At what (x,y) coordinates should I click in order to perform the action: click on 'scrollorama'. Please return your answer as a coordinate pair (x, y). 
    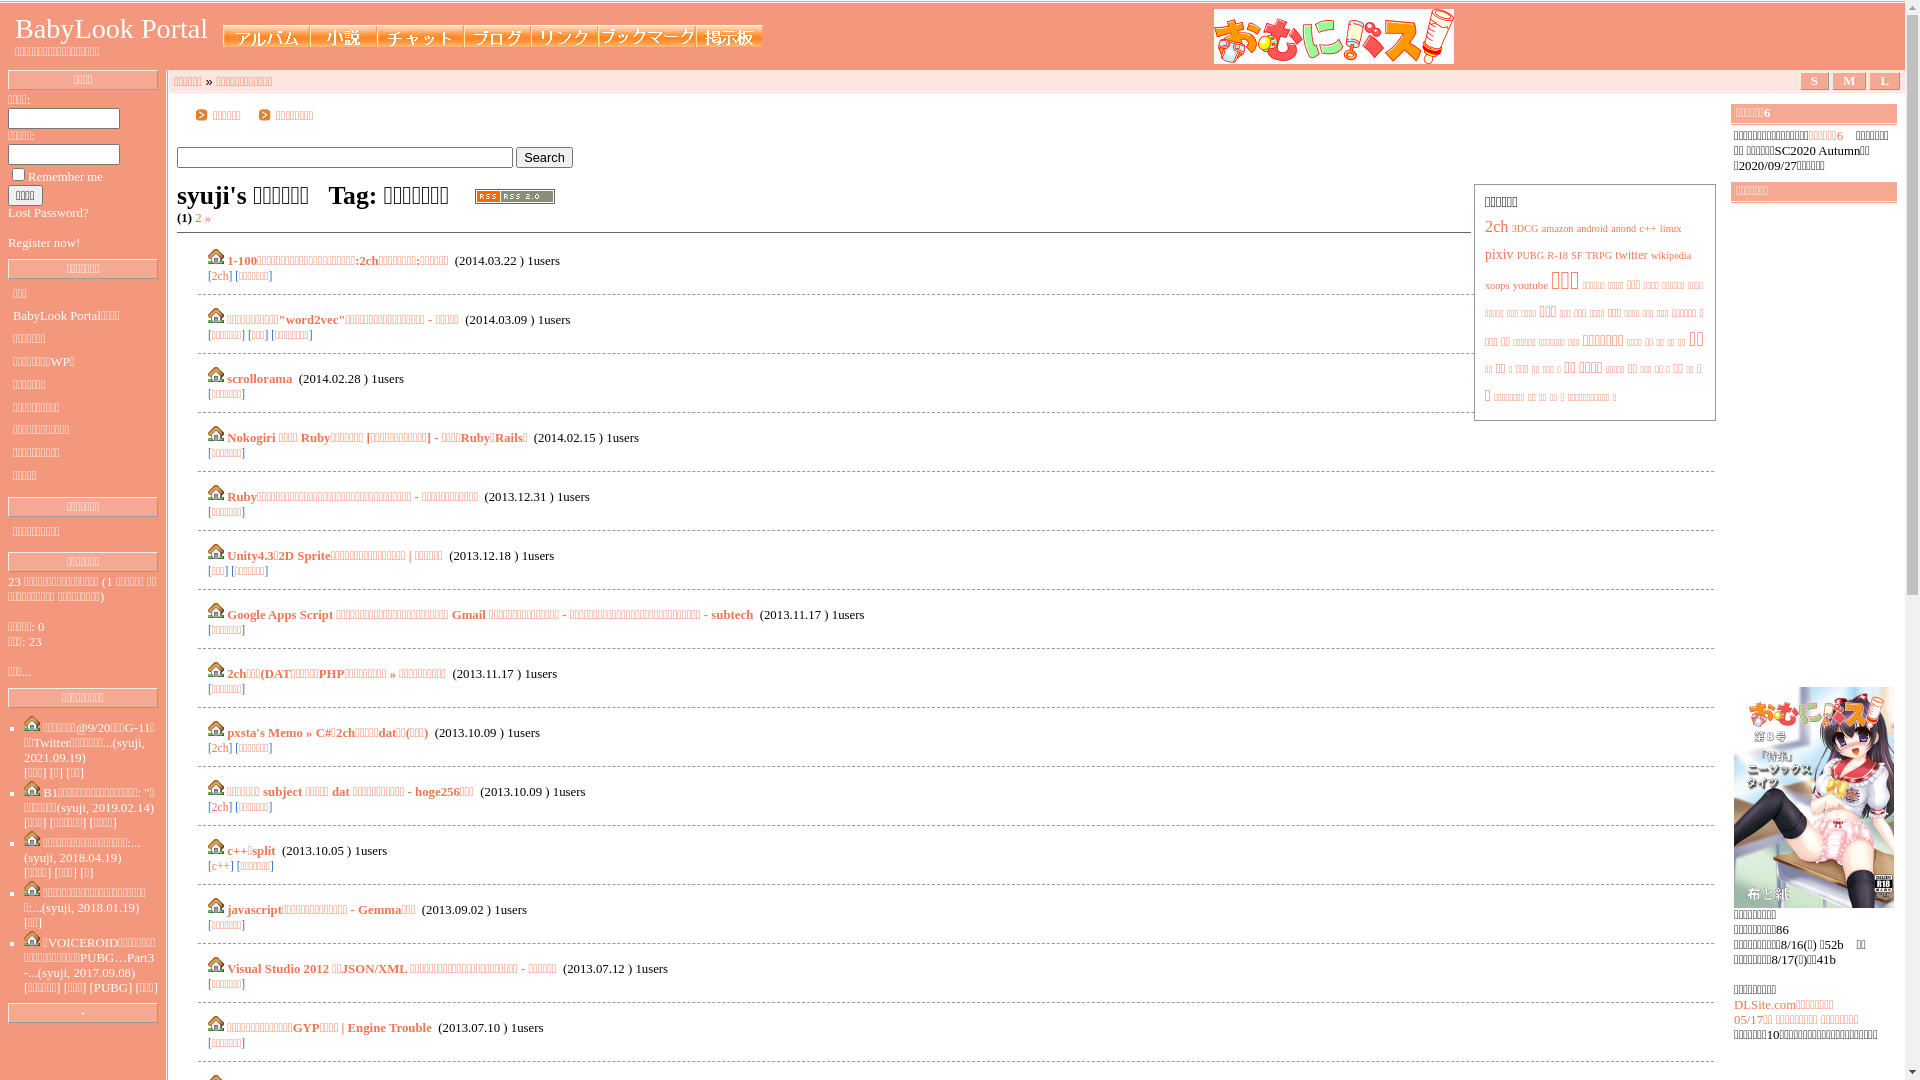
    Looking at the image, I should click on (258, 378).